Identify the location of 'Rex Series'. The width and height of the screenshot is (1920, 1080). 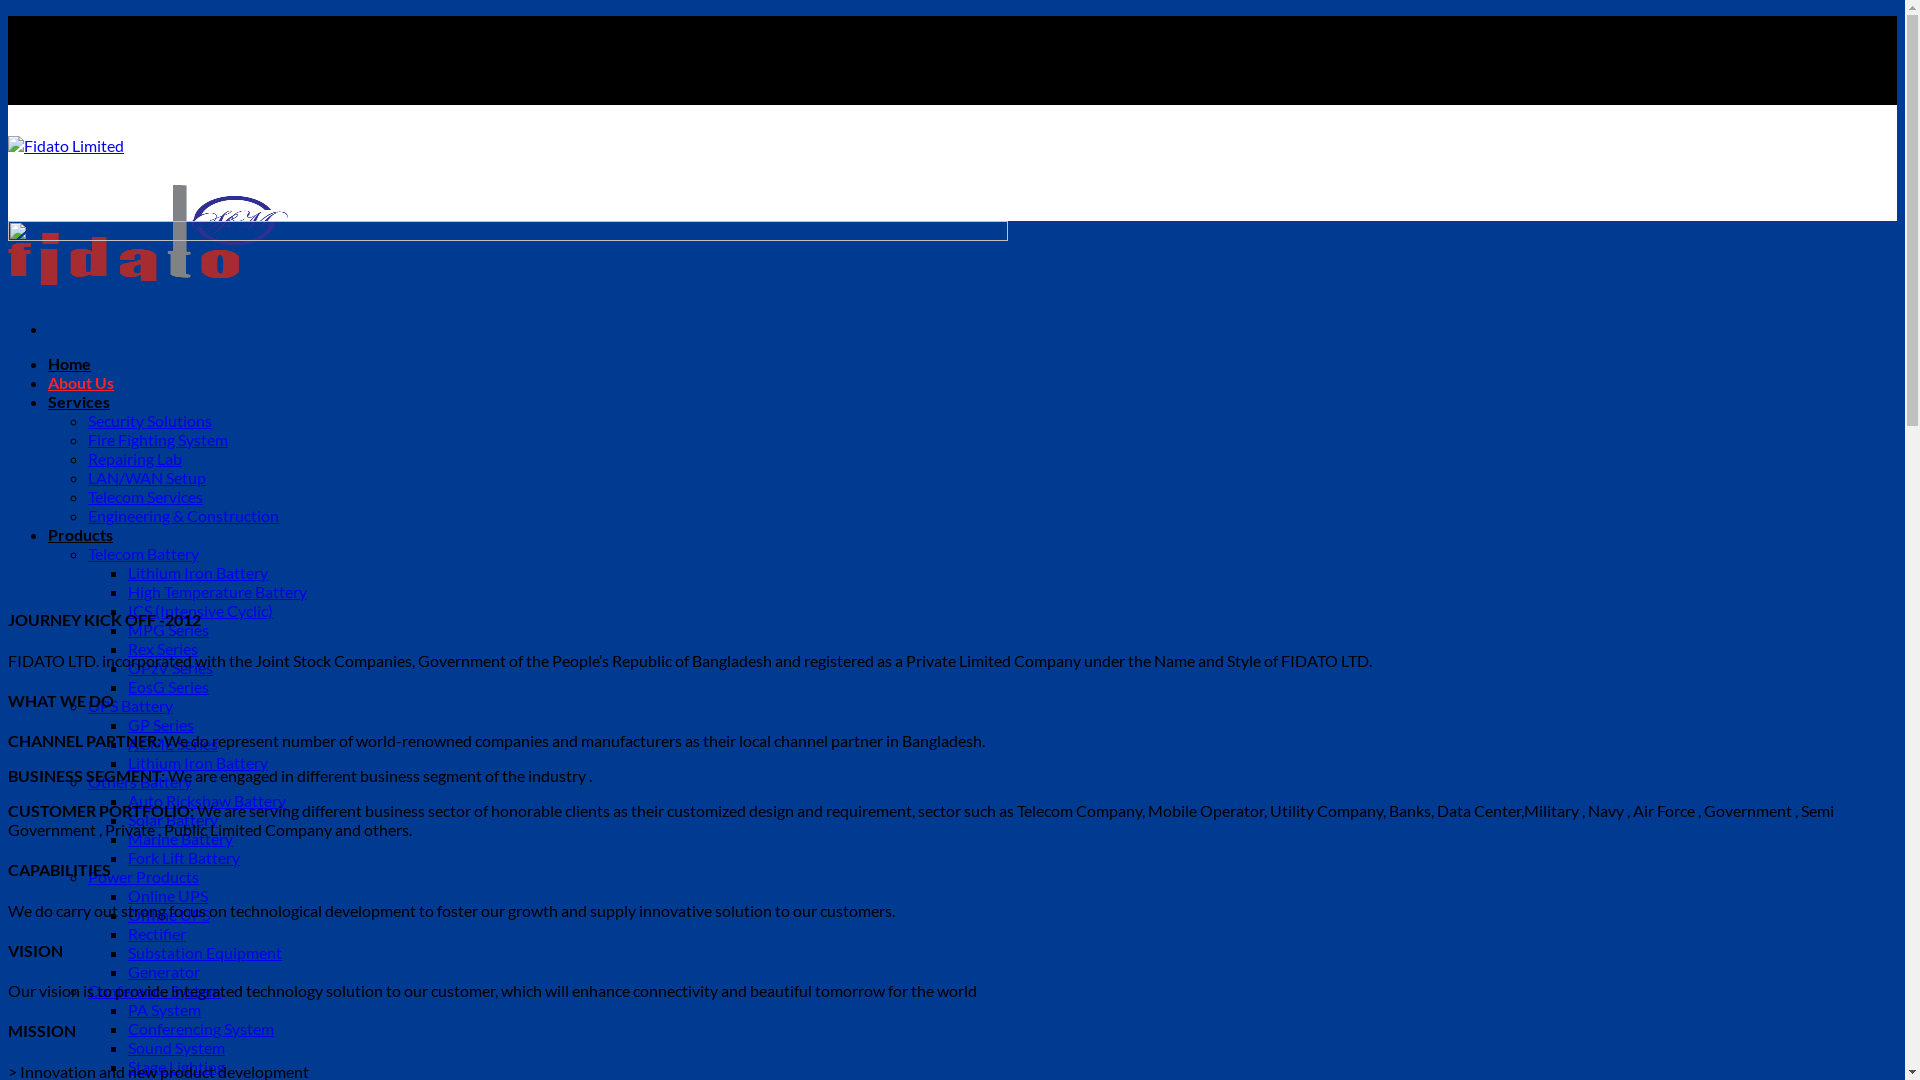
(127, 648).